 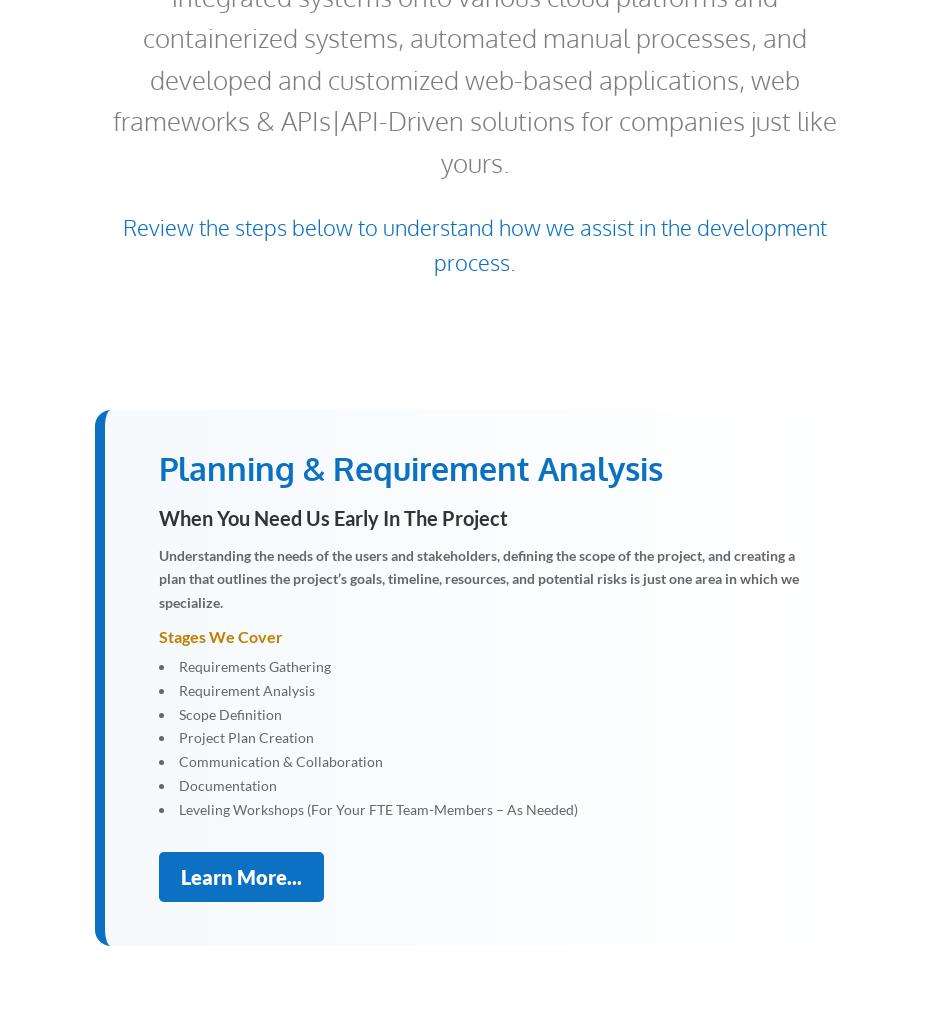 I want to click on 'Project Plan Creation', so click(x=245, y=737).